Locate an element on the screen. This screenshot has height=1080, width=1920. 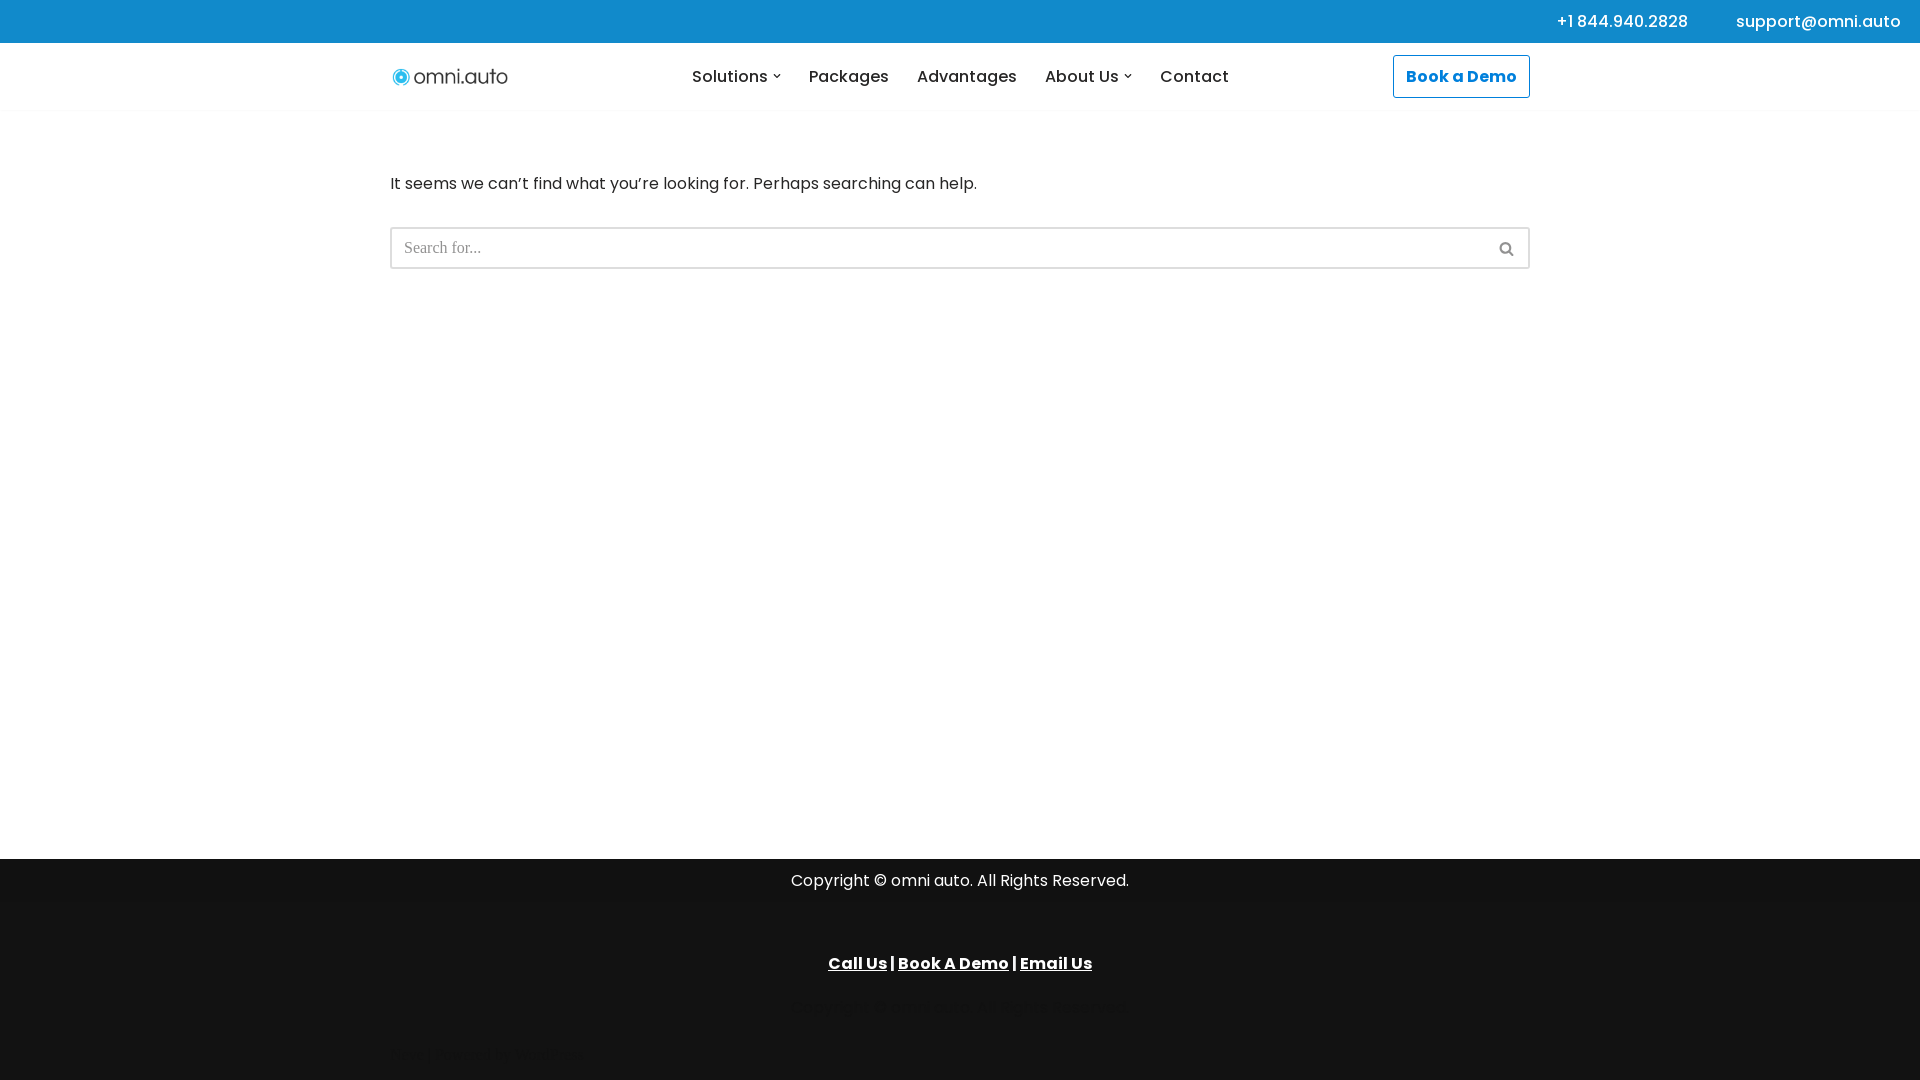
'Call Us' is located at coordinates (828, 962).